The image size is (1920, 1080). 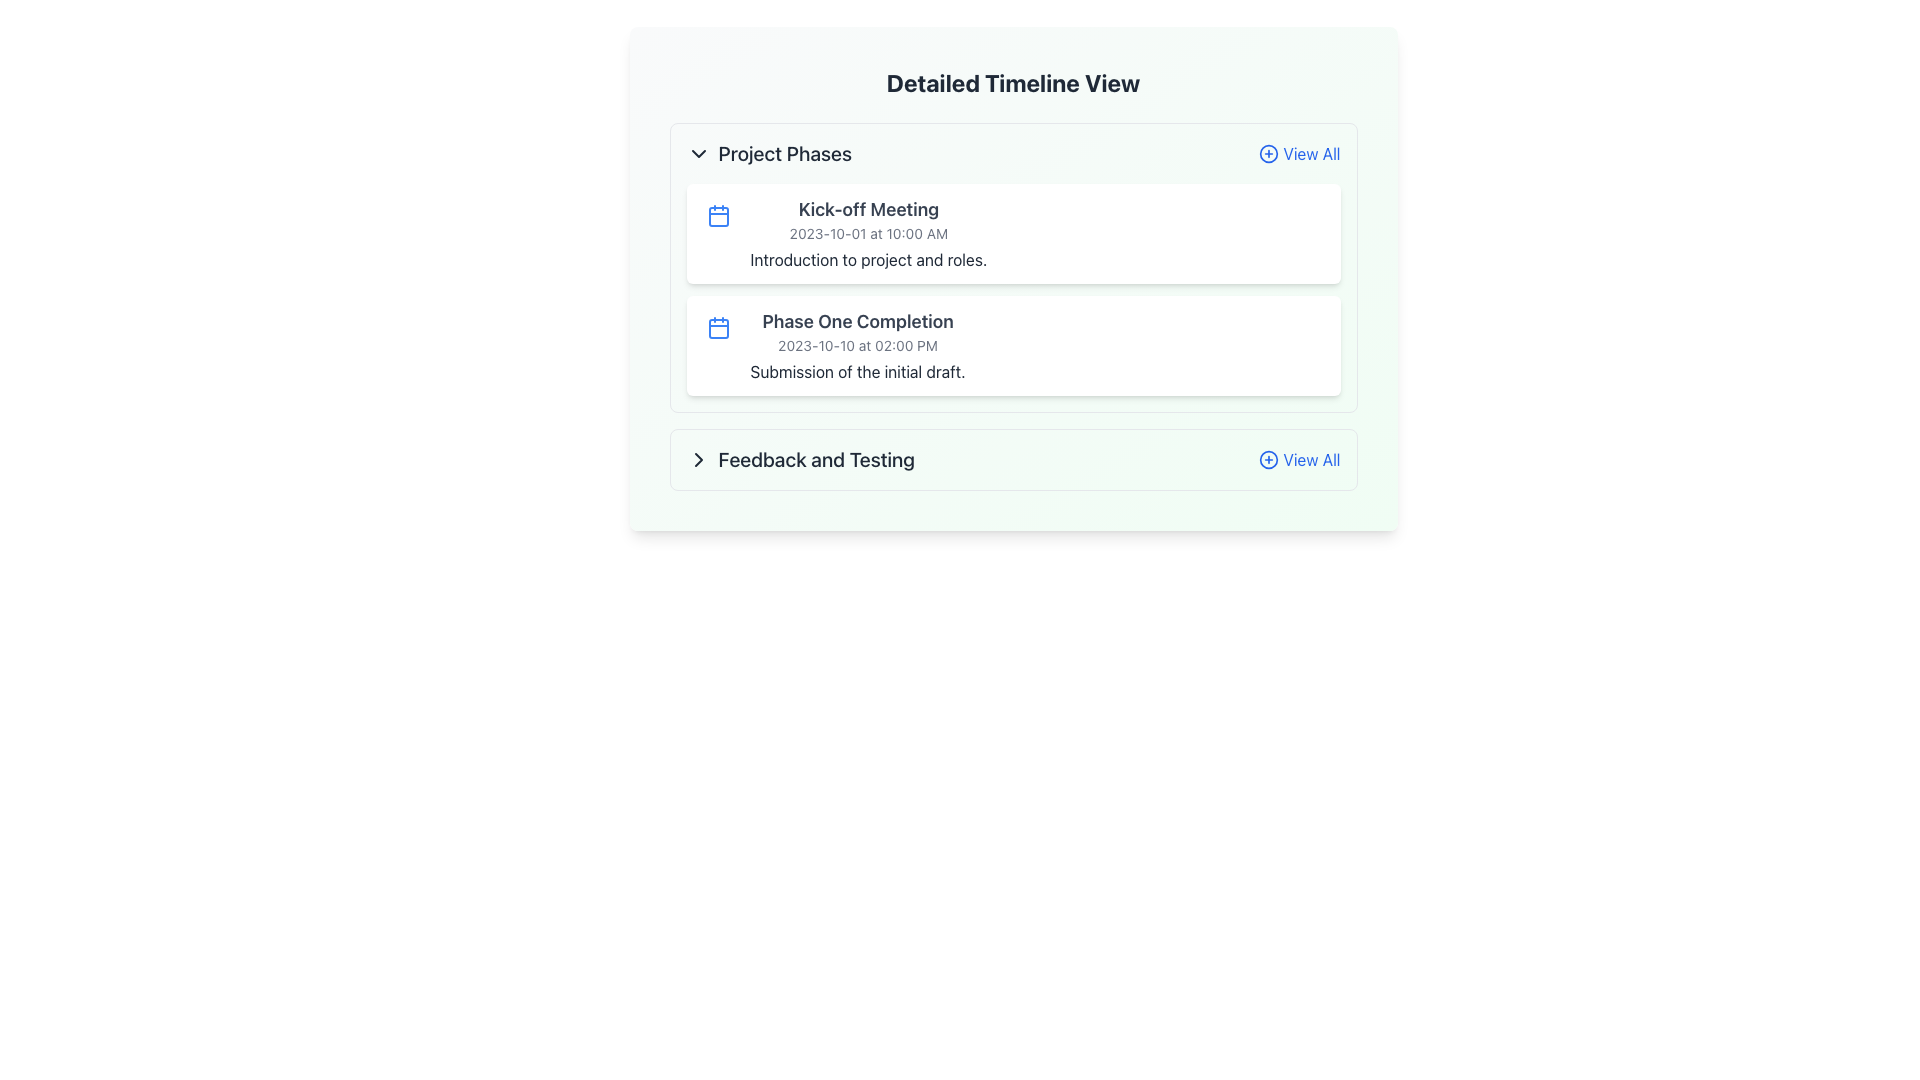 I want to click on the calendar event icon located to the left of the 'Kick-off Meeting' title and date under 'Project Phases', so click(x=718, y=216).